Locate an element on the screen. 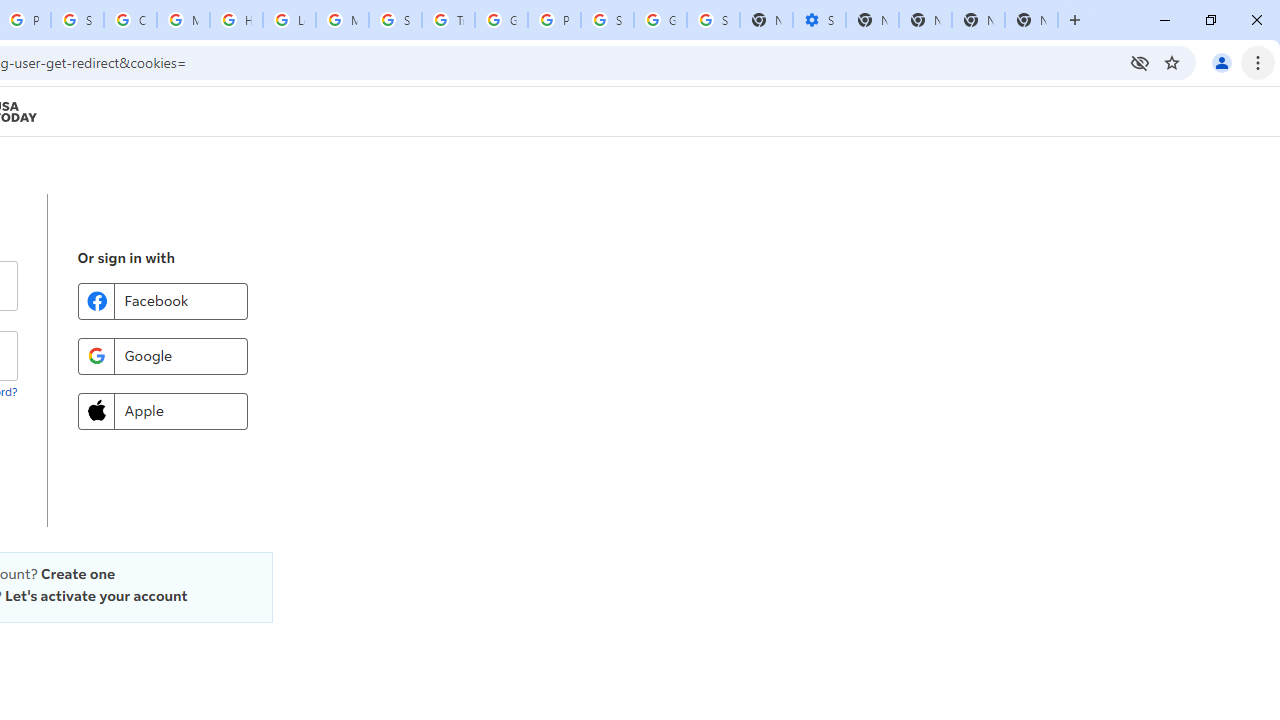 Image resolution: width=1280 pixels, height=720 pixels. 'Google Cybersecurity Innovations - Google Safety Center' is located at coordinates (660, 20).